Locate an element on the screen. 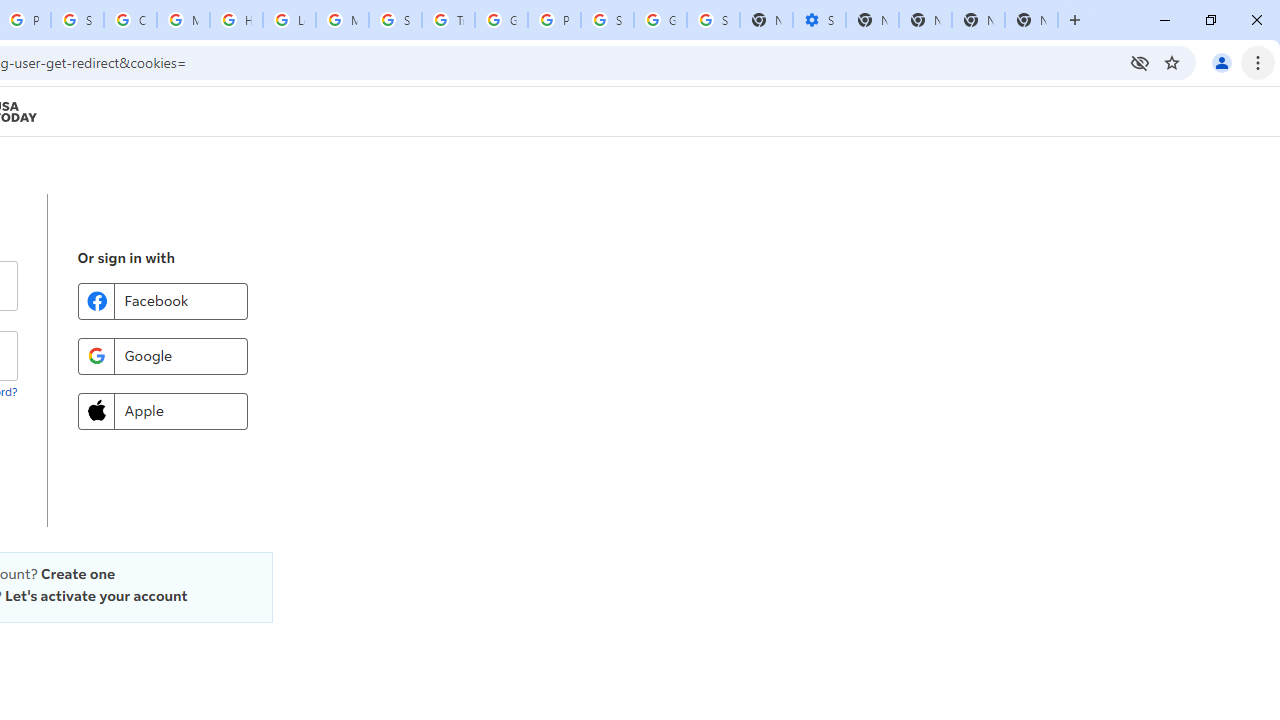 Image resolution: width=1280 pixels, height=720 pixels. 'Google Cybersecurity Innovations - Google Safety Center' is located at coordinates (660, 20).